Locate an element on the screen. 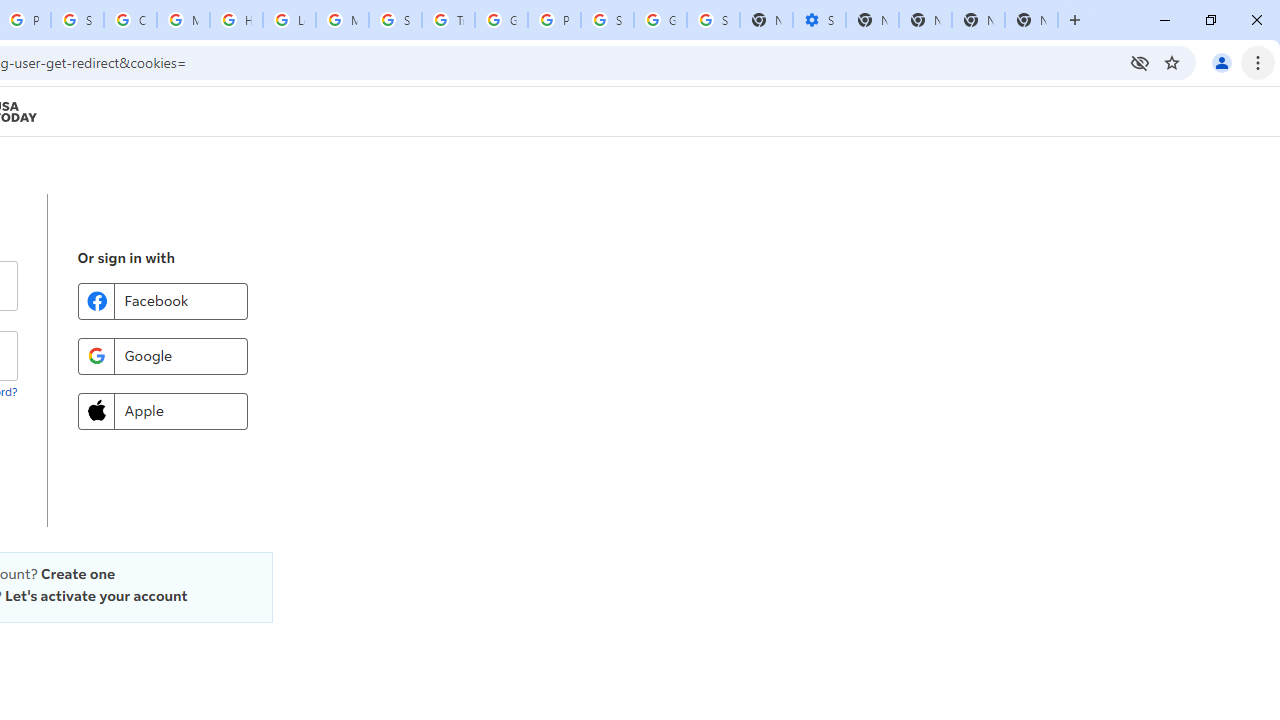 Image resolution: width=1280 pixels, height=720 pixels. 'Google Cybersecurity Innovations - Google Safety Center' is located at coordinates (660, 20).